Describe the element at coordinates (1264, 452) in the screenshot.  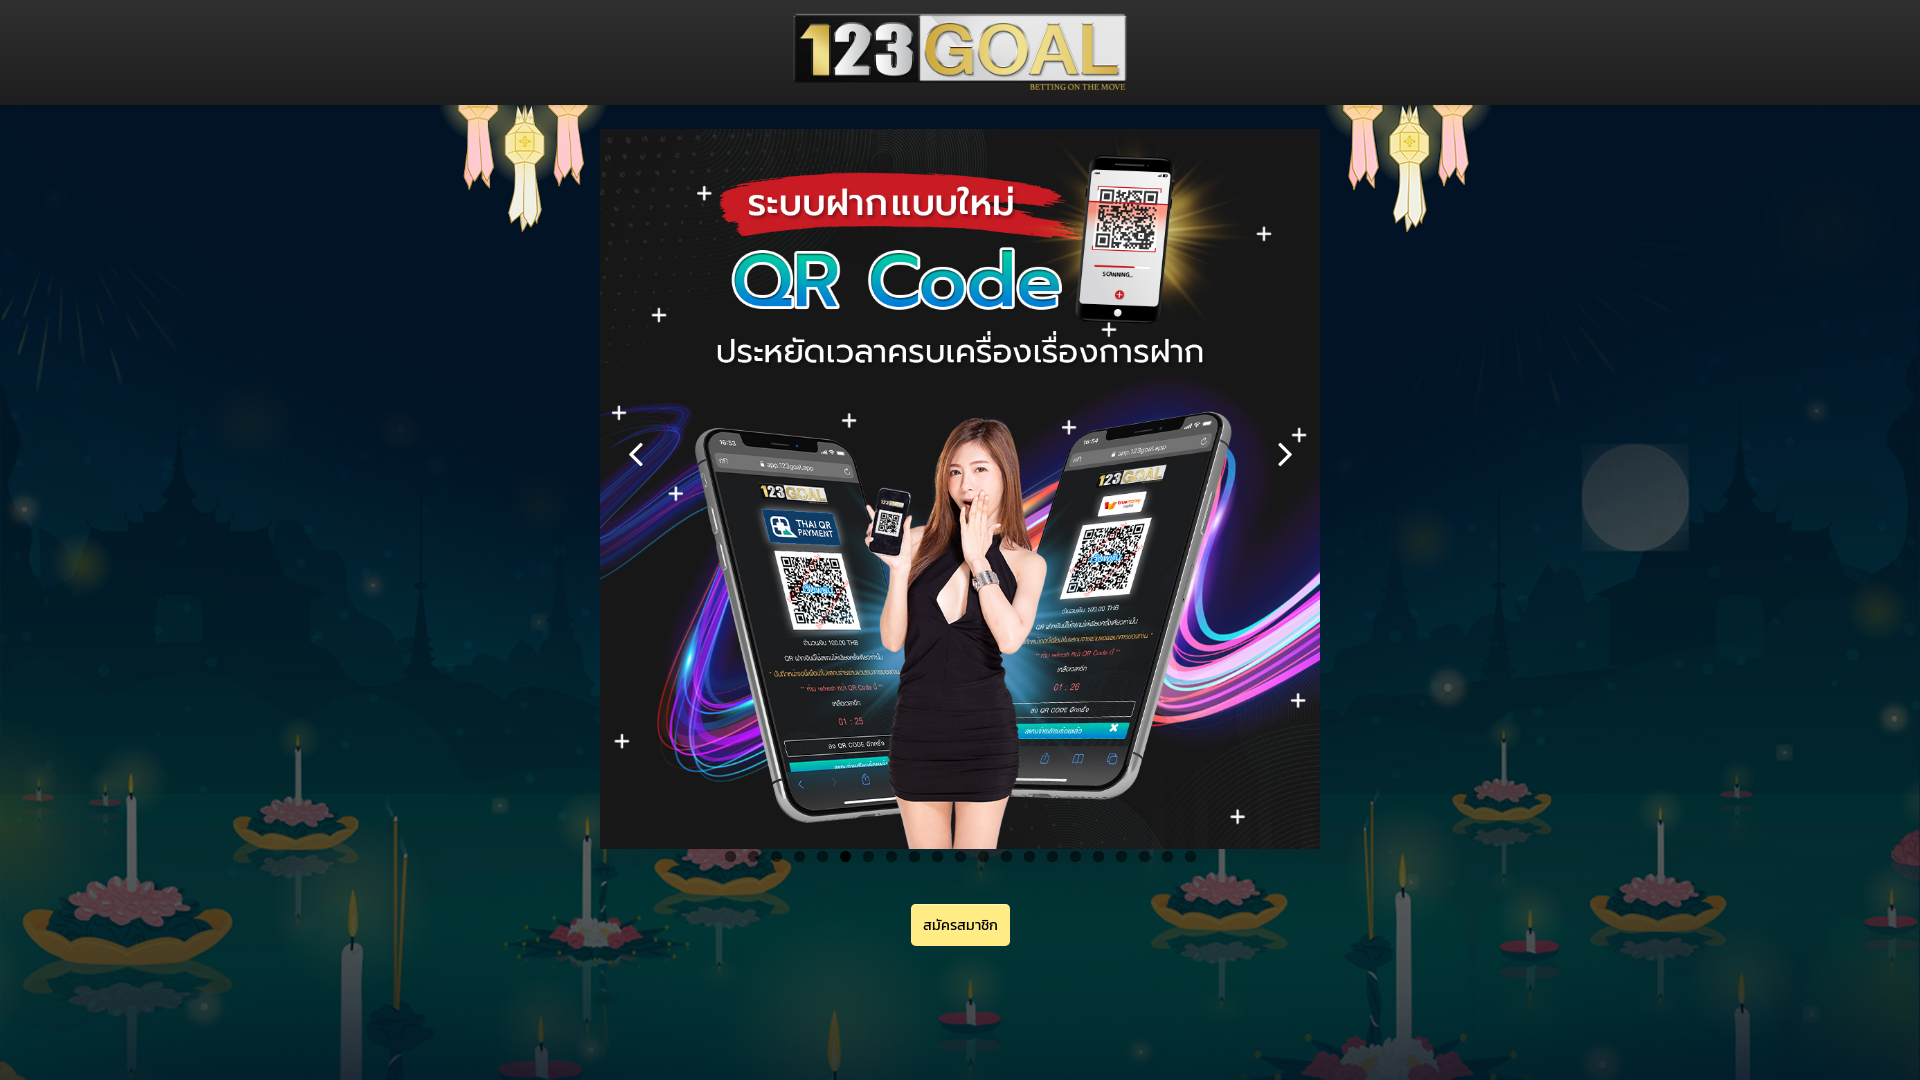
I see `'Next'` at that location.